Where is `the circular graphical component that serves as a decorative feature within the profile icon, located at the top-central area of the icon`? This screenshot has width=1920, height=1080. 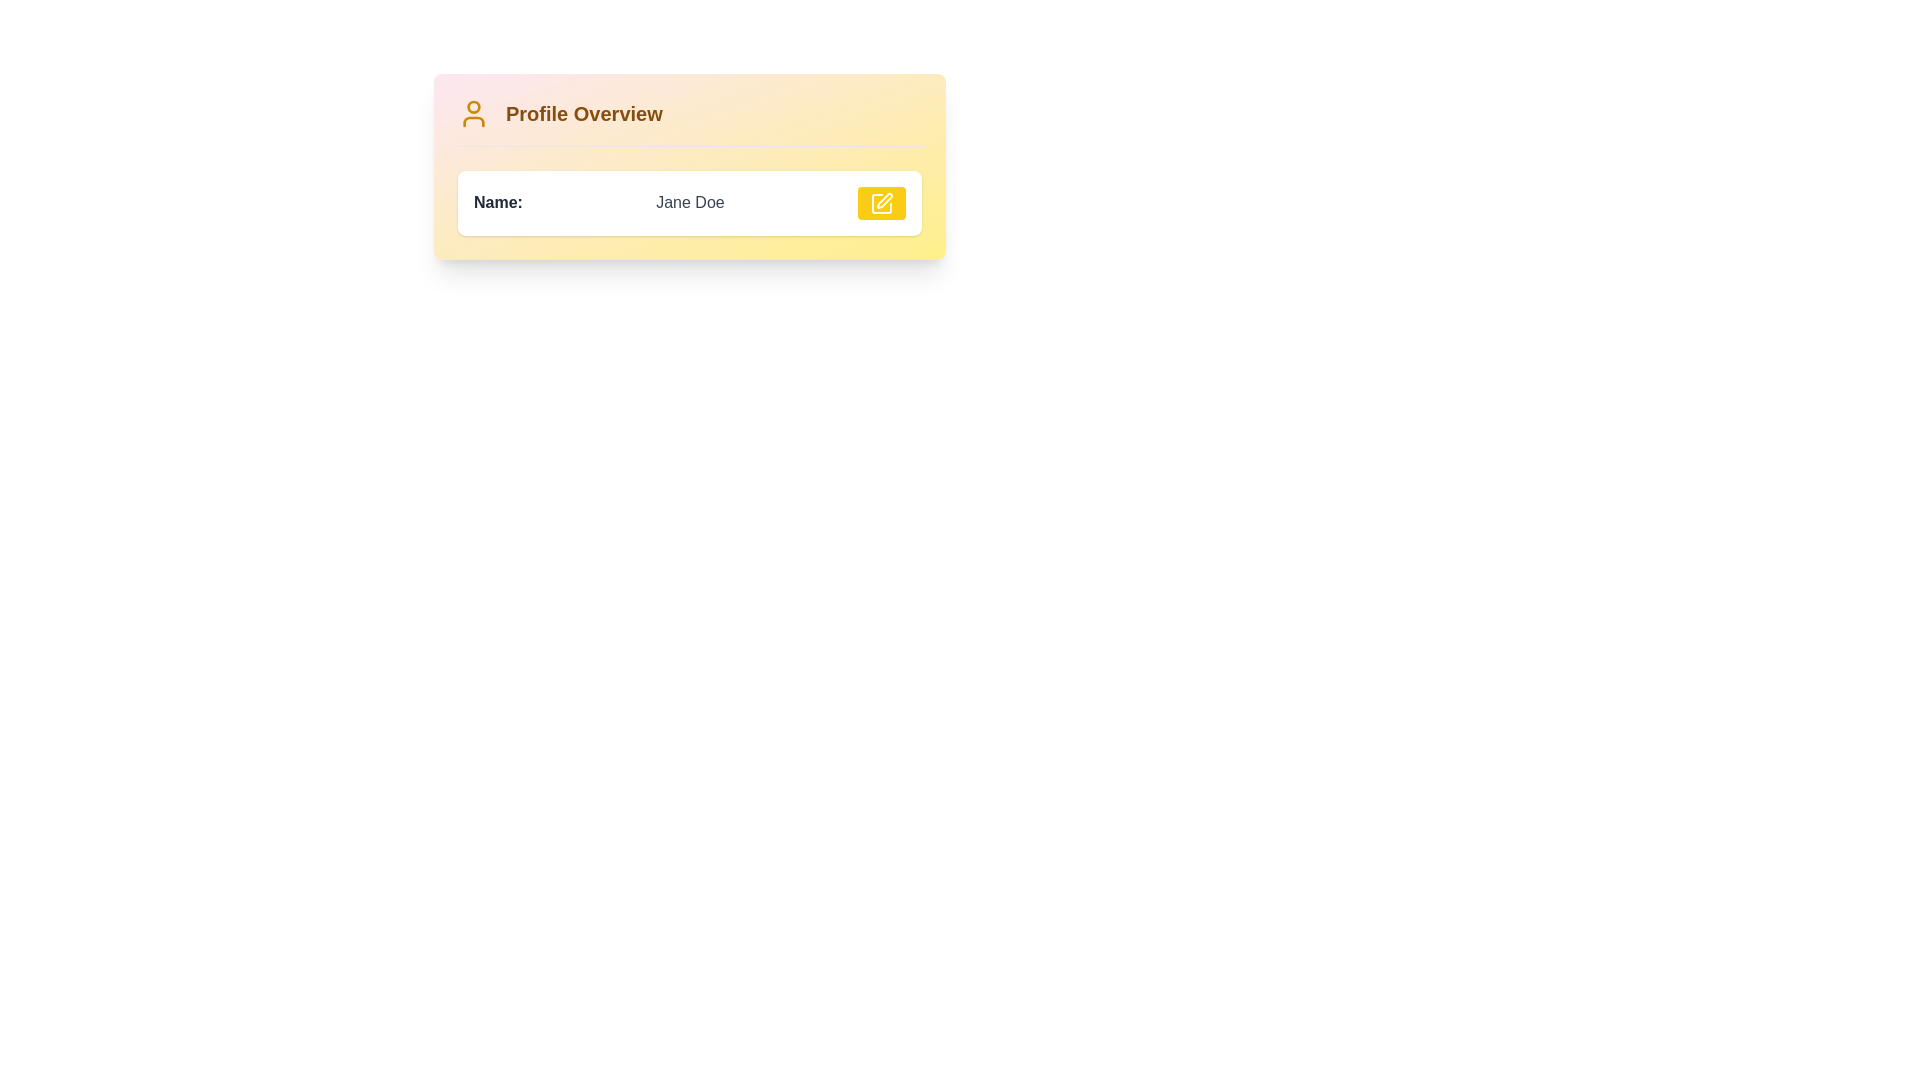 the circular graphical component that serves as a decorative feature within the profile icon, located at the top-central area of the icon is located at coordinates (473, 107).